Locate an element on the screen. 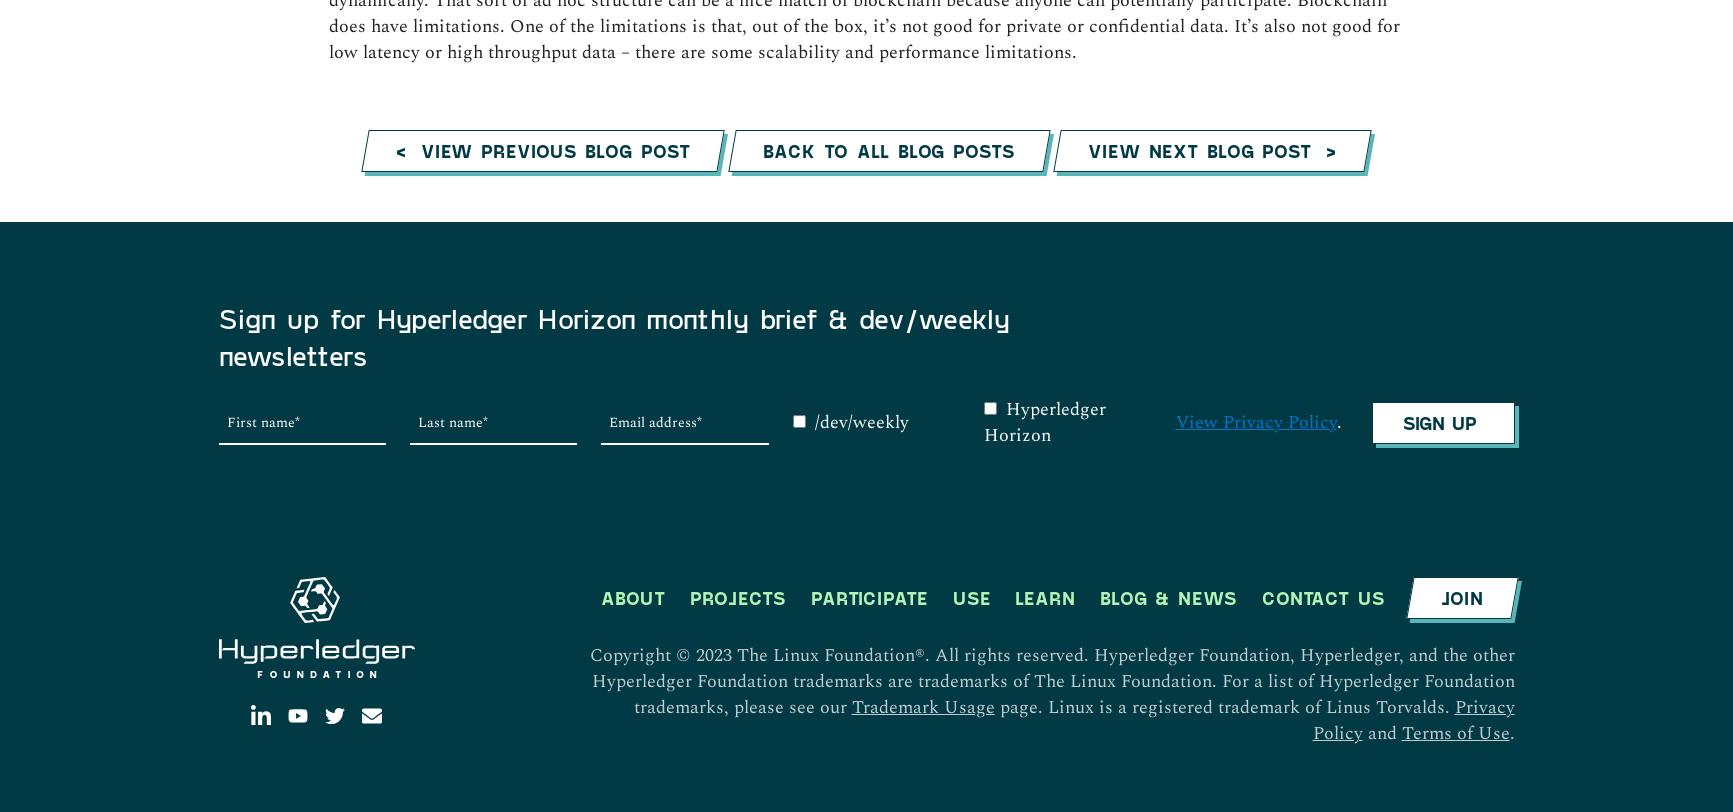 The image size is (1733, 812). 'Join' is located at coordinates (1460, 180).